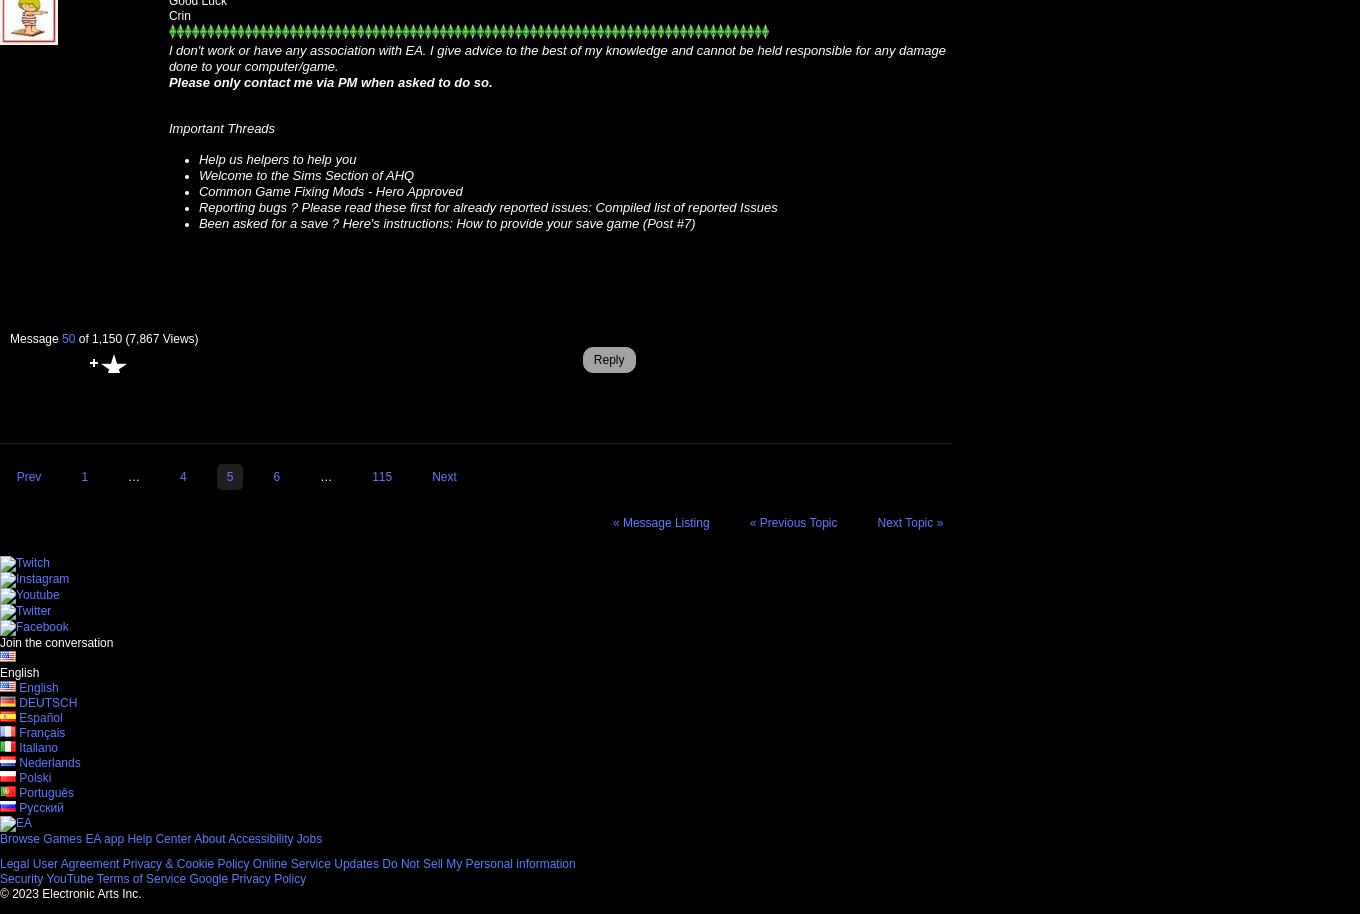 The image size is (1360, 914). Describe the element at coordinates (46, 791) in the screenshot. I see `'Português'` at that location.